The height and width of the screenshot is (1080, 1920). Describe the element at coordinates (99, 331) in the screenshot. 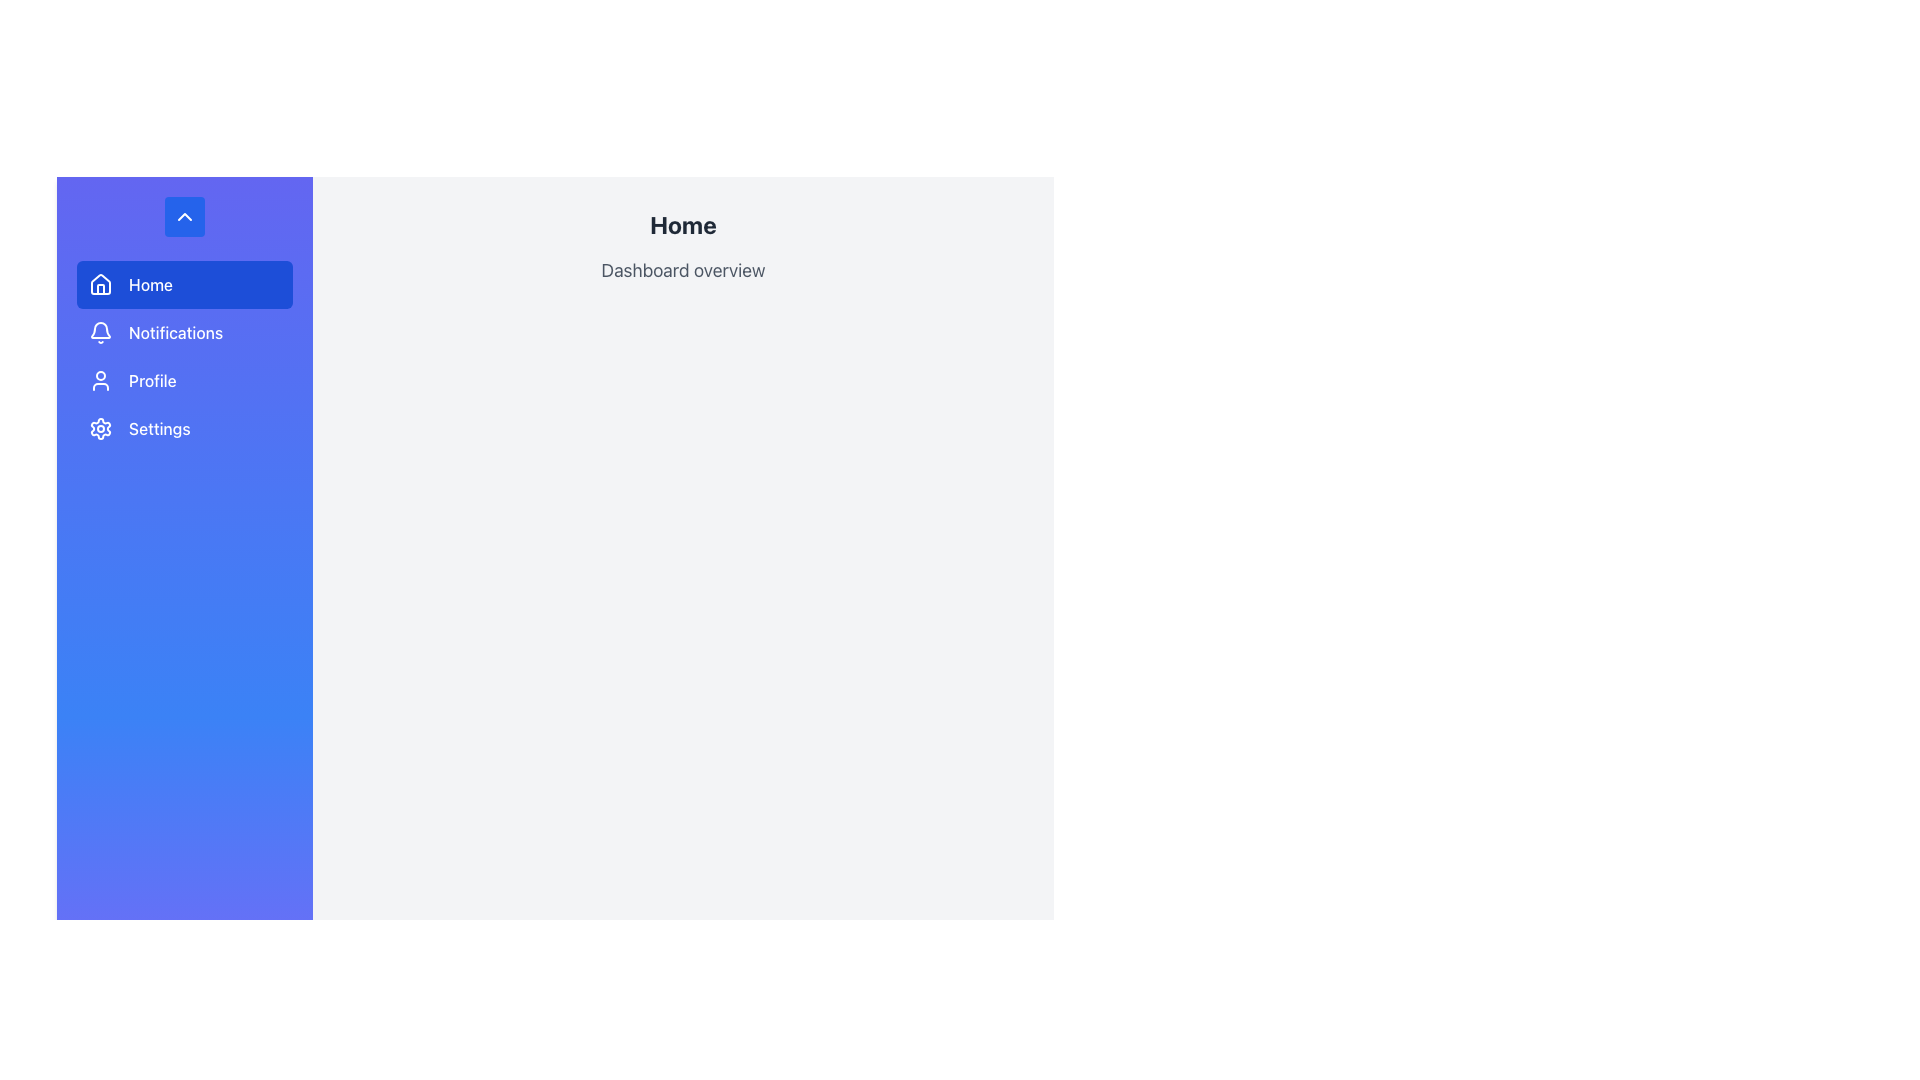

I see `the Notifications icon in the navigation menu, which is located to the left of the text 'Notifications'` at that location.